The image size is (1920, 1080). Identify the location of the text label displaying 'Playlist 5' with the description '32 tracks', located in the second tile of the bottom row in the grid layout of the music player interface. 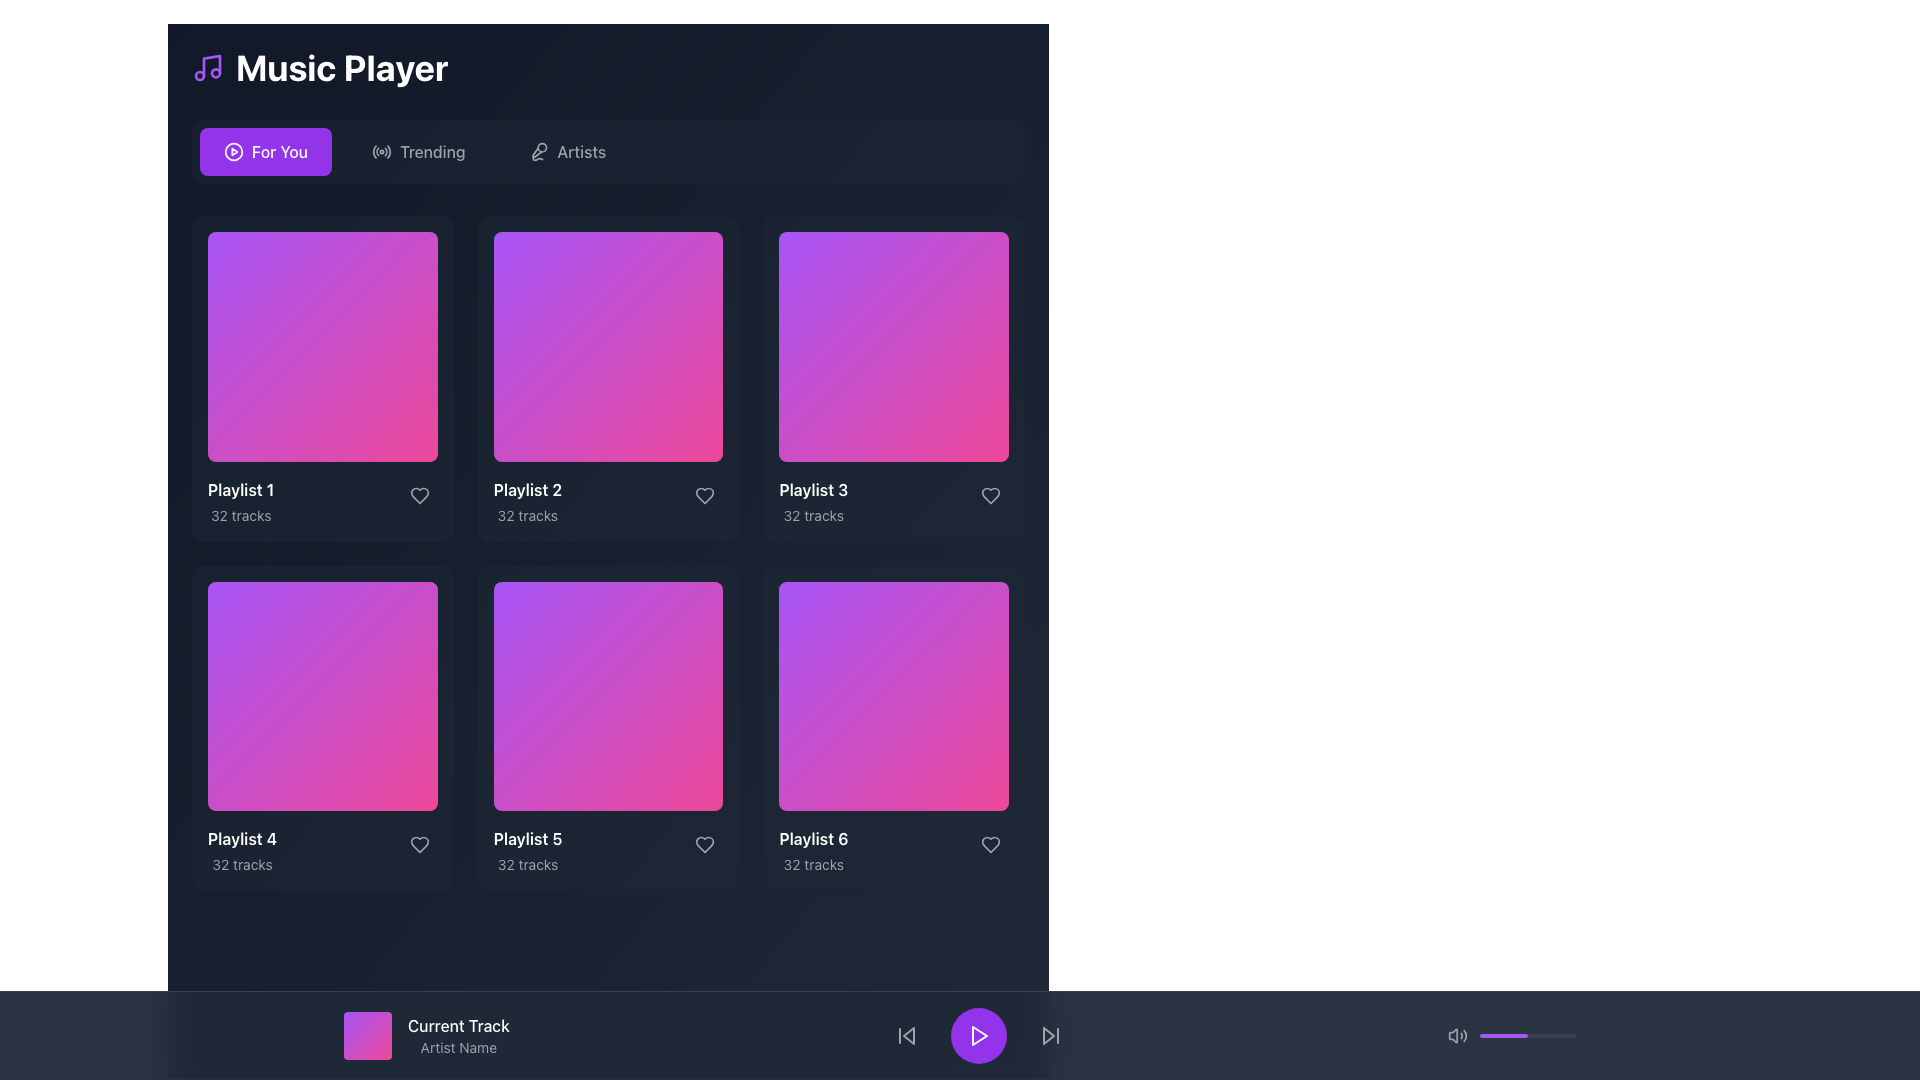
(528, 851).